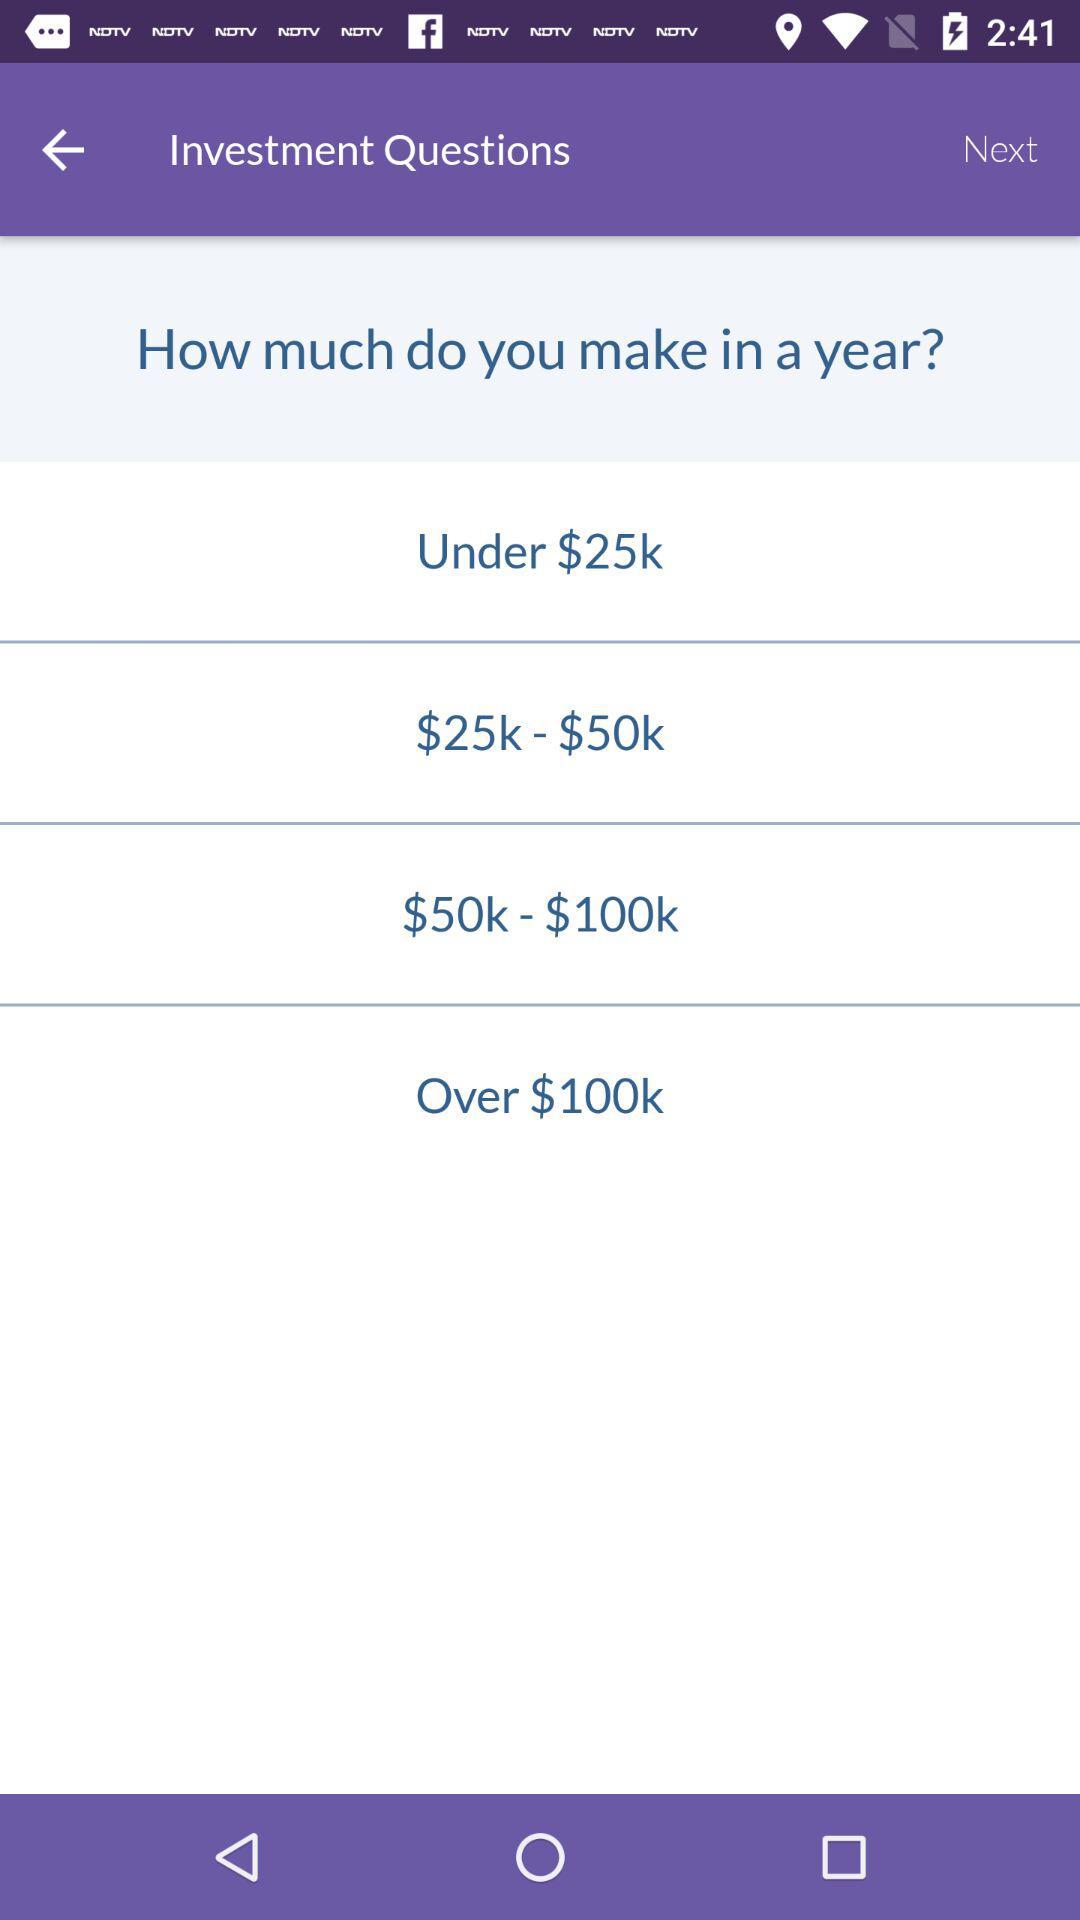  I want to click on next item, so click(1000, 148).